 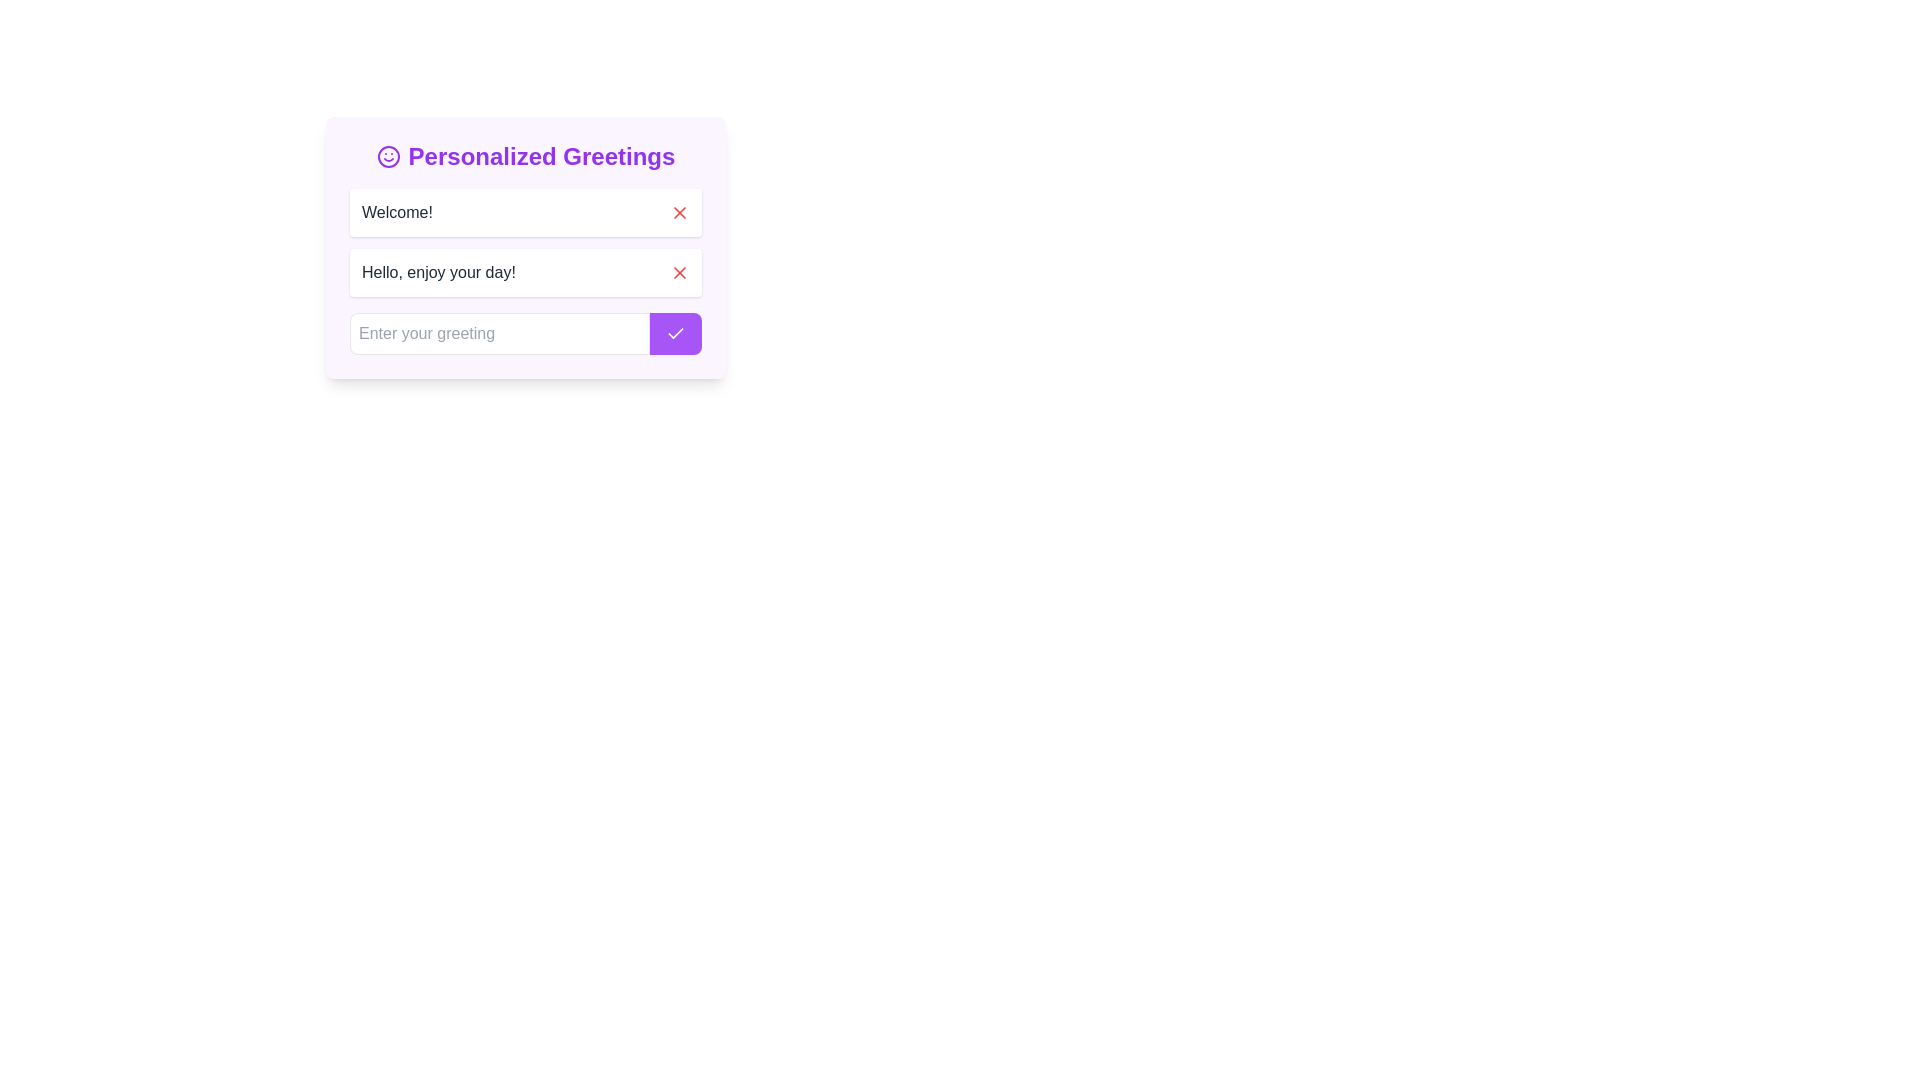 I want to click on the Decorative icon, which is a circular smiling face with a purple outline, located at the top left corner of the 'Personalized Greetings' header text, so click(x=388, y=156).